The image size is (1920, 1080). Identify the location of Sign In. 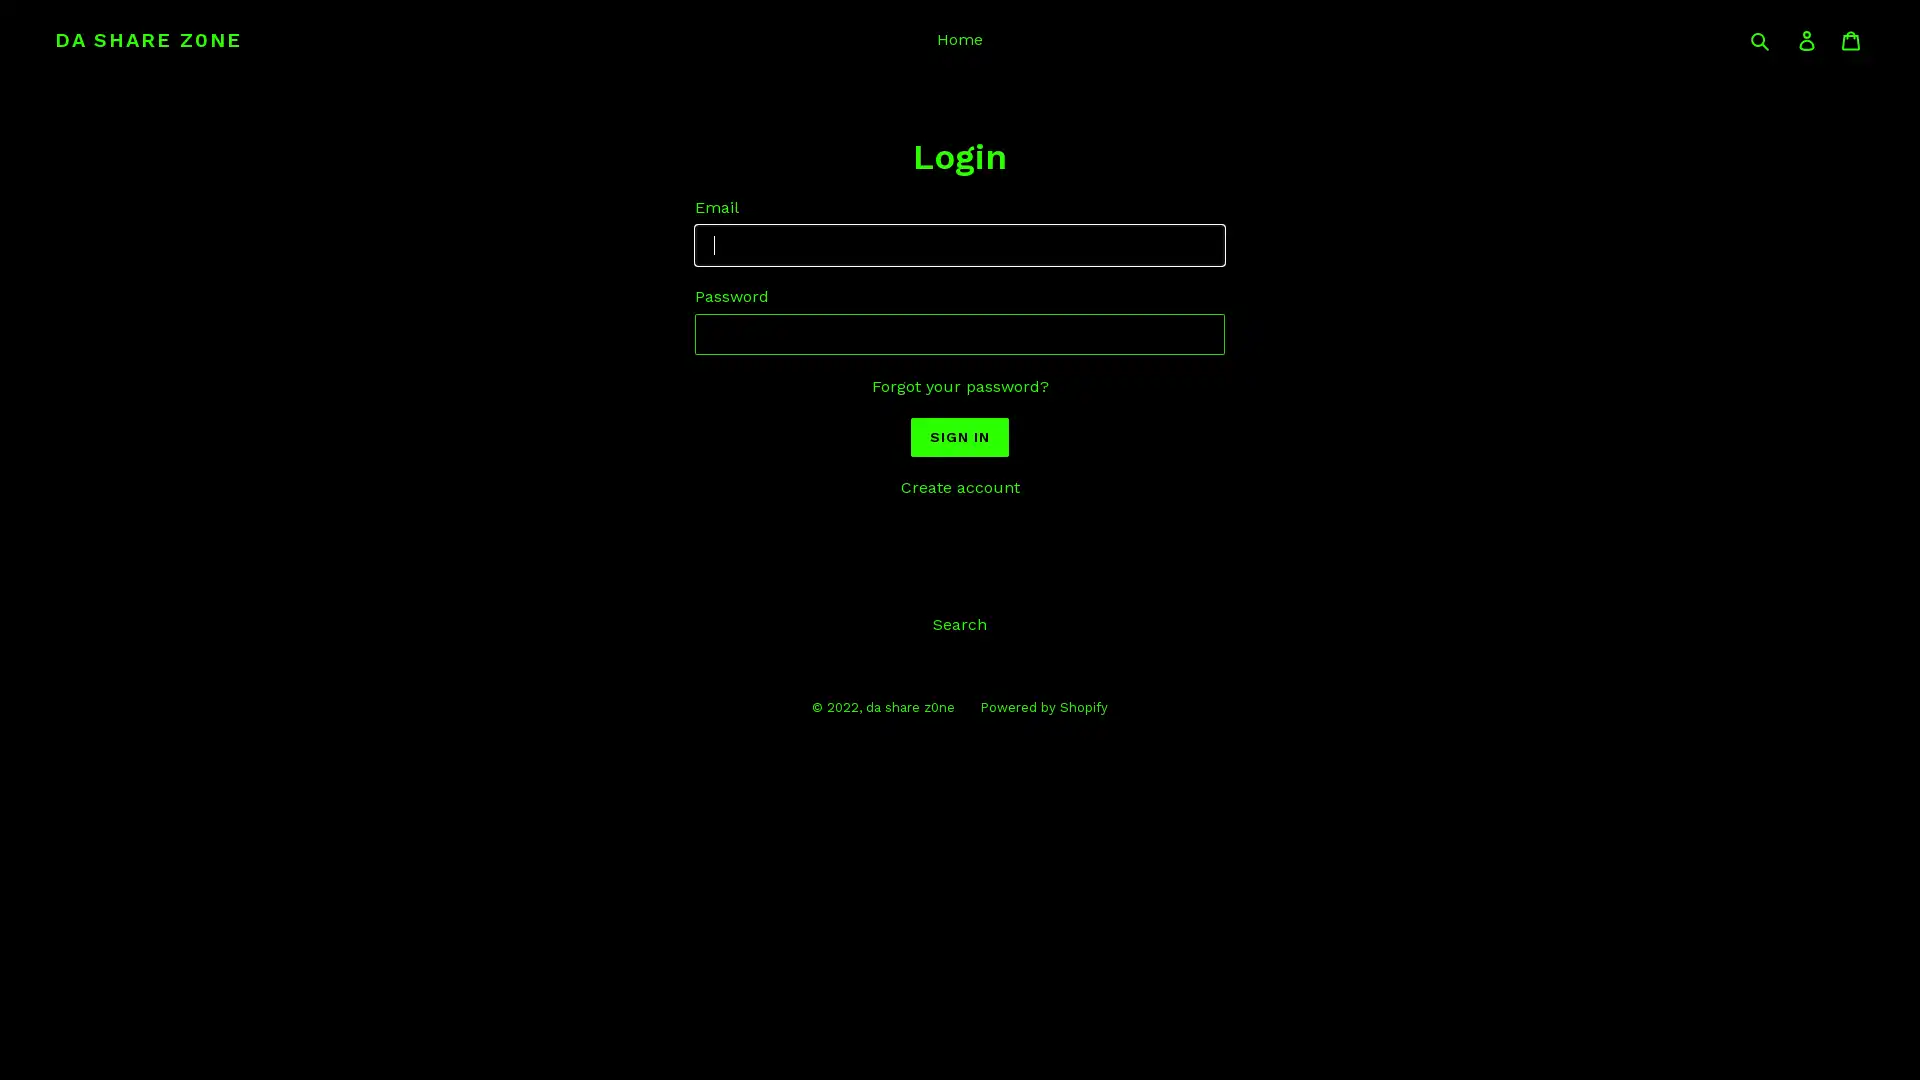
(958, 435).